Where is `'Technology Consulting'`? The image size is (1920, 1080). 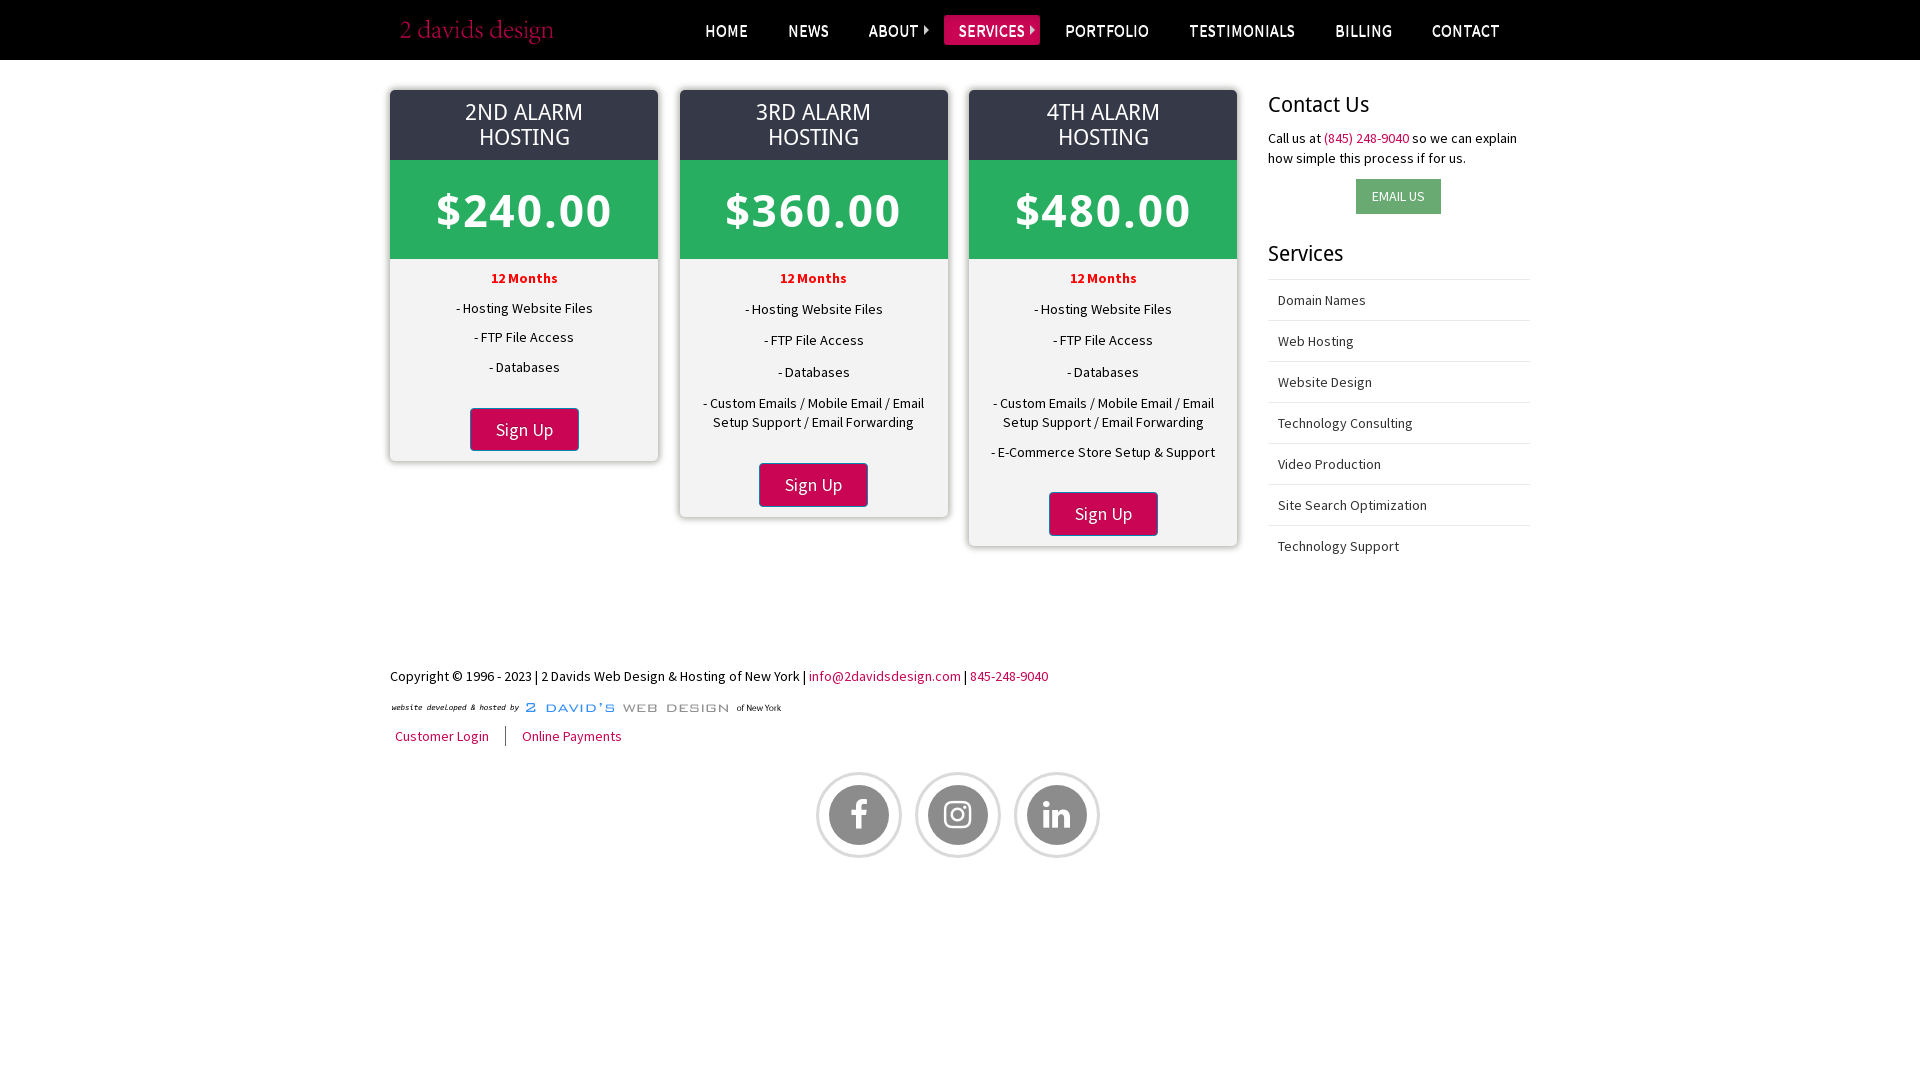
'Technology Consulting' is located at coordinates (1266, 422).